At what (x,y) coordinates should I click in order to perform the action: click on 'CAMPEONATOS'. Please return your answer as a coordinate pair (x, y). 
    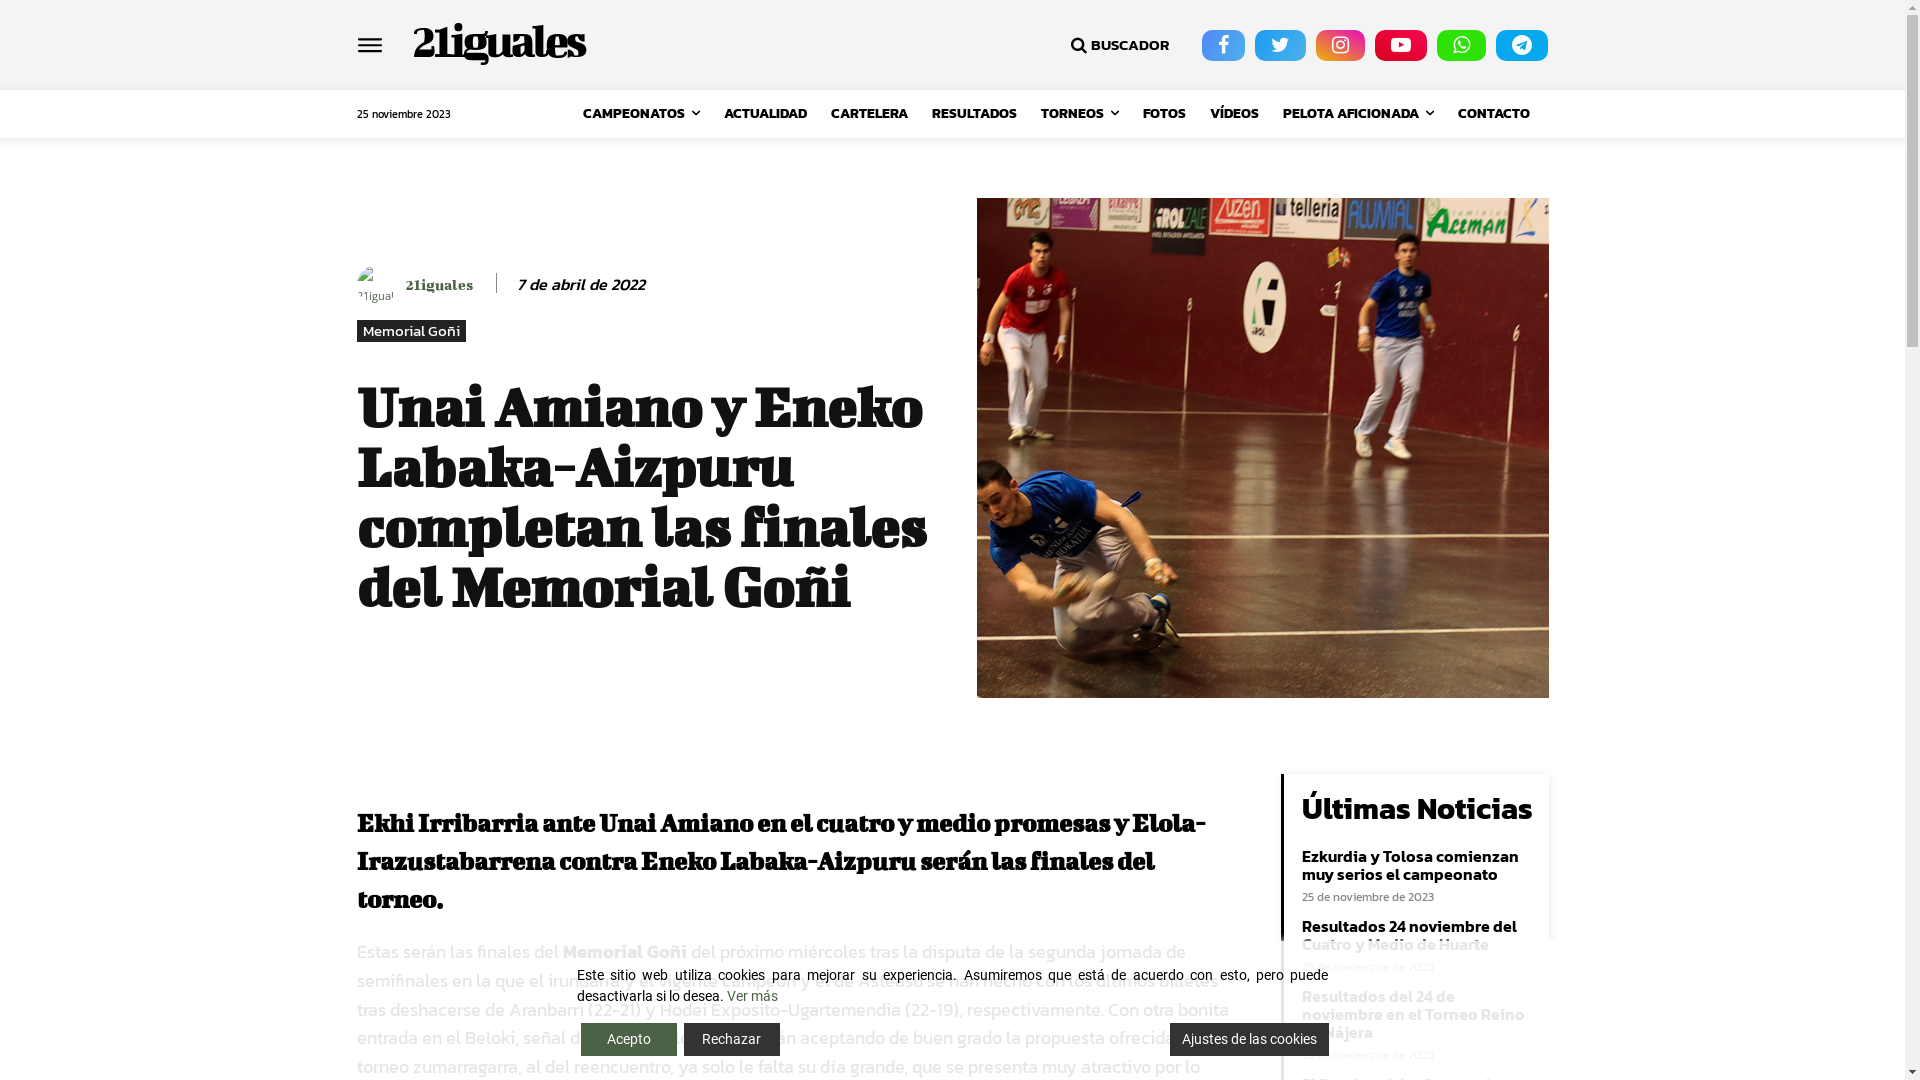
    Looking at the image, I should click on (641, 114).